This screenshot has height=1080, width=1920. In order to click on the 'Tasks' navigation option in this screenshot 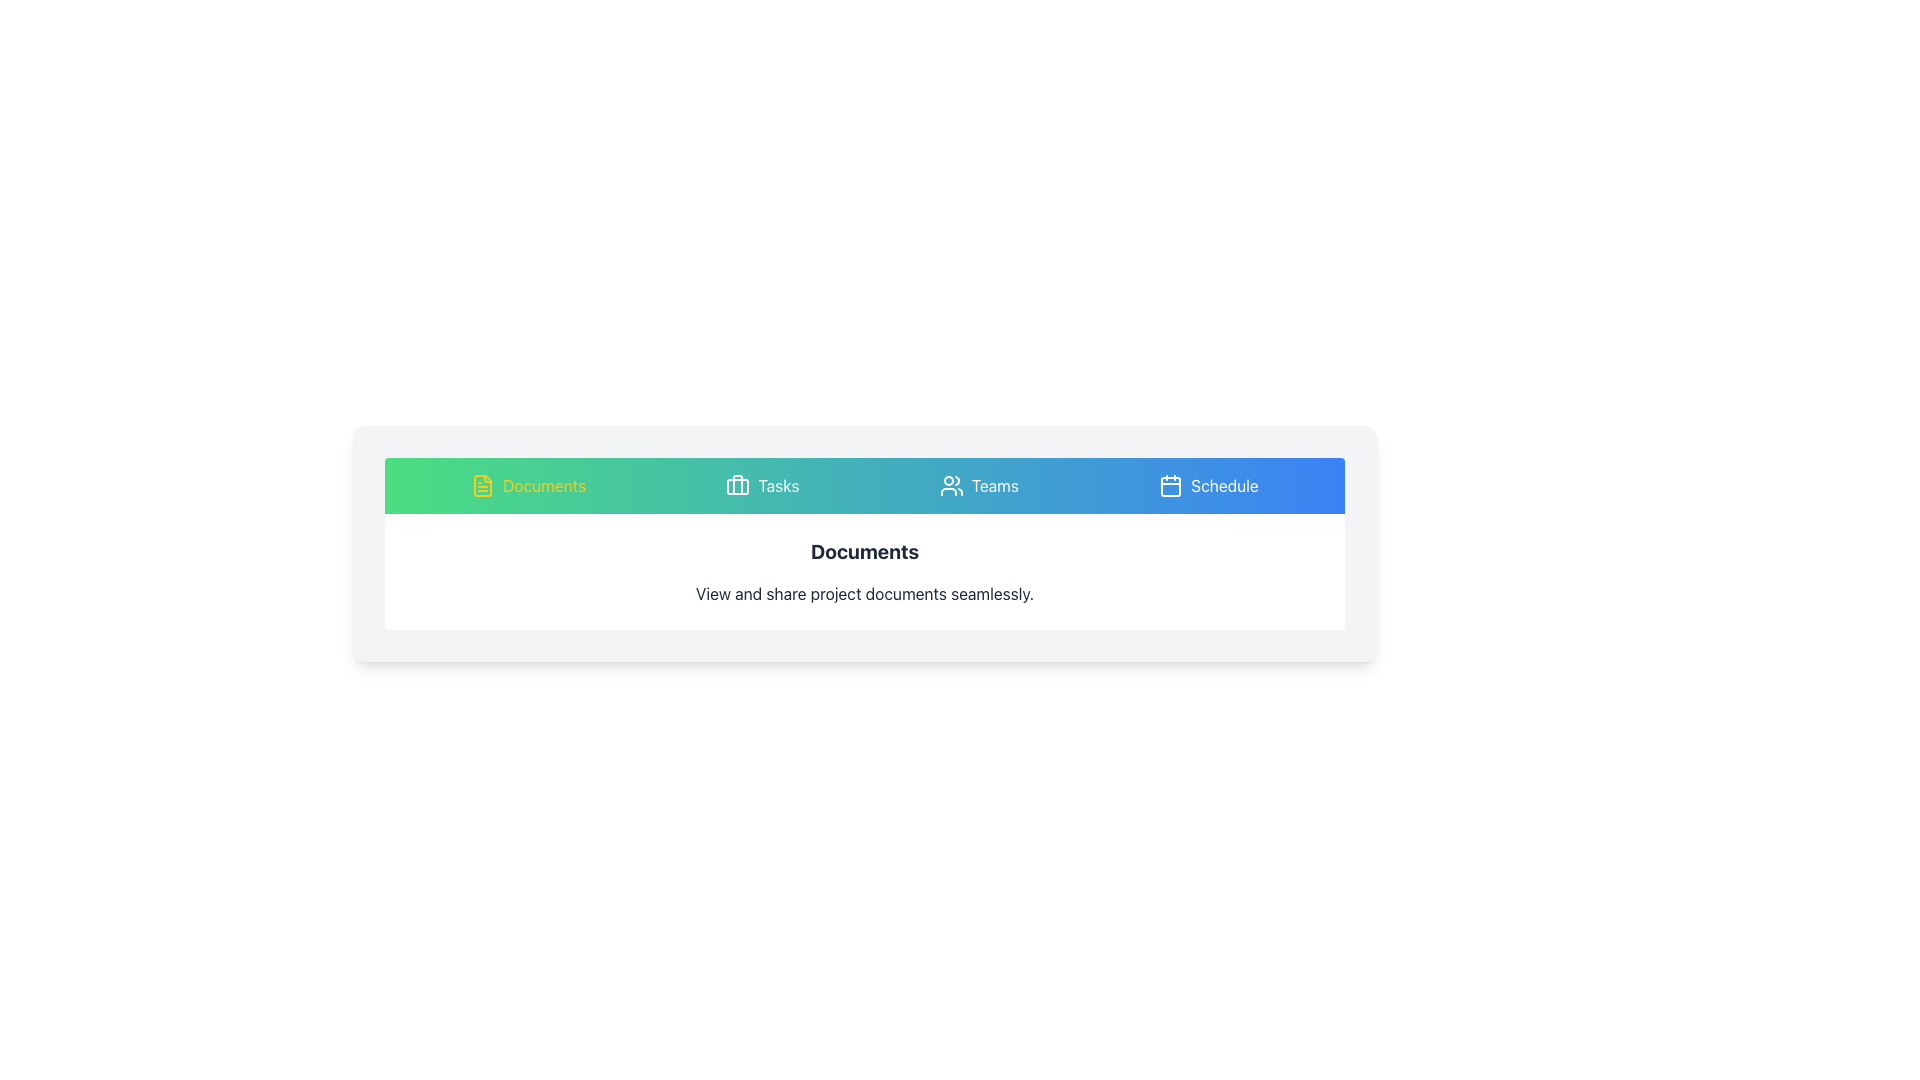, I will do `click(777, 486)`.